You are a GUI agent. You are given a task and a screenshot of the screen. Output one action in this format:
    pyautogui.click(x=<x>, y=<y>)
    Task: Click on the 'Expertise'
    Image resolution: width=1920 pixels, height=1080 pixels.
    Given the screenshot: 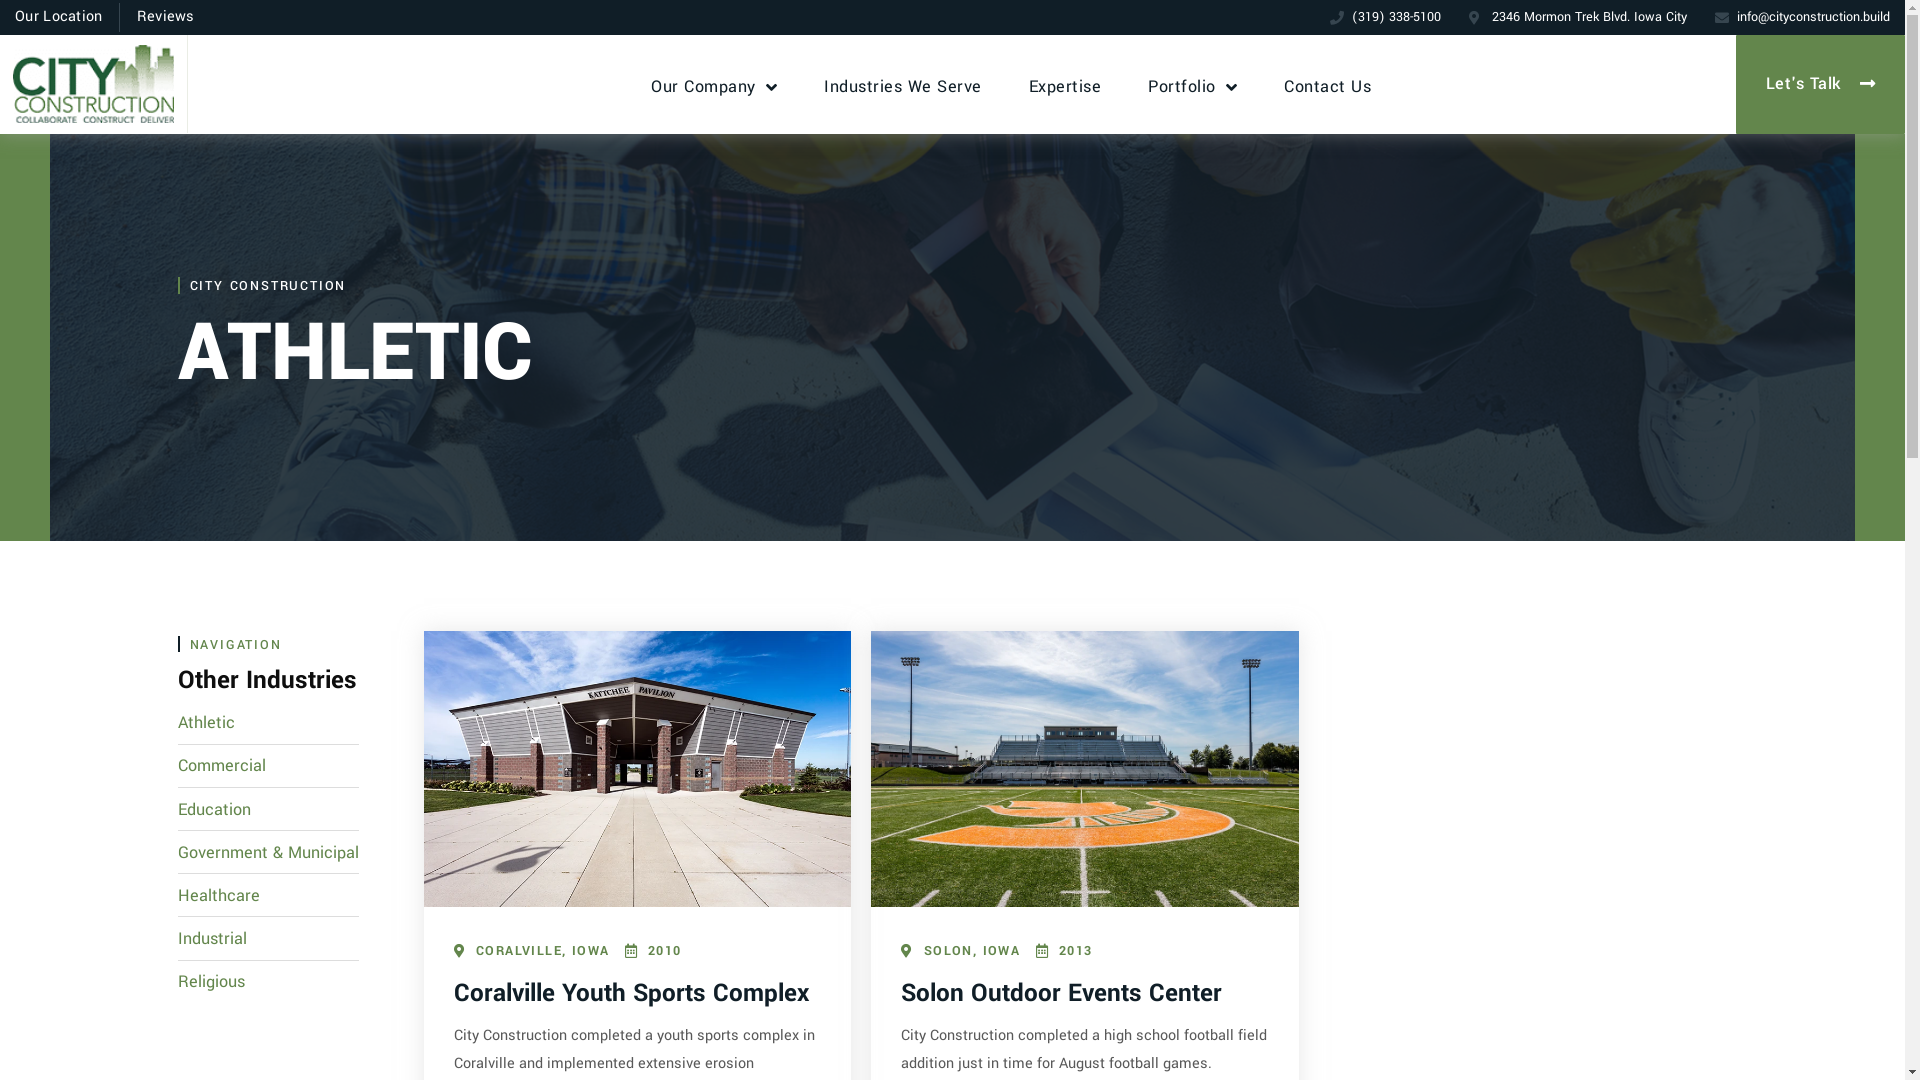 What is the action you would take?
    pyautogui.click(x=1064, y=84)
    